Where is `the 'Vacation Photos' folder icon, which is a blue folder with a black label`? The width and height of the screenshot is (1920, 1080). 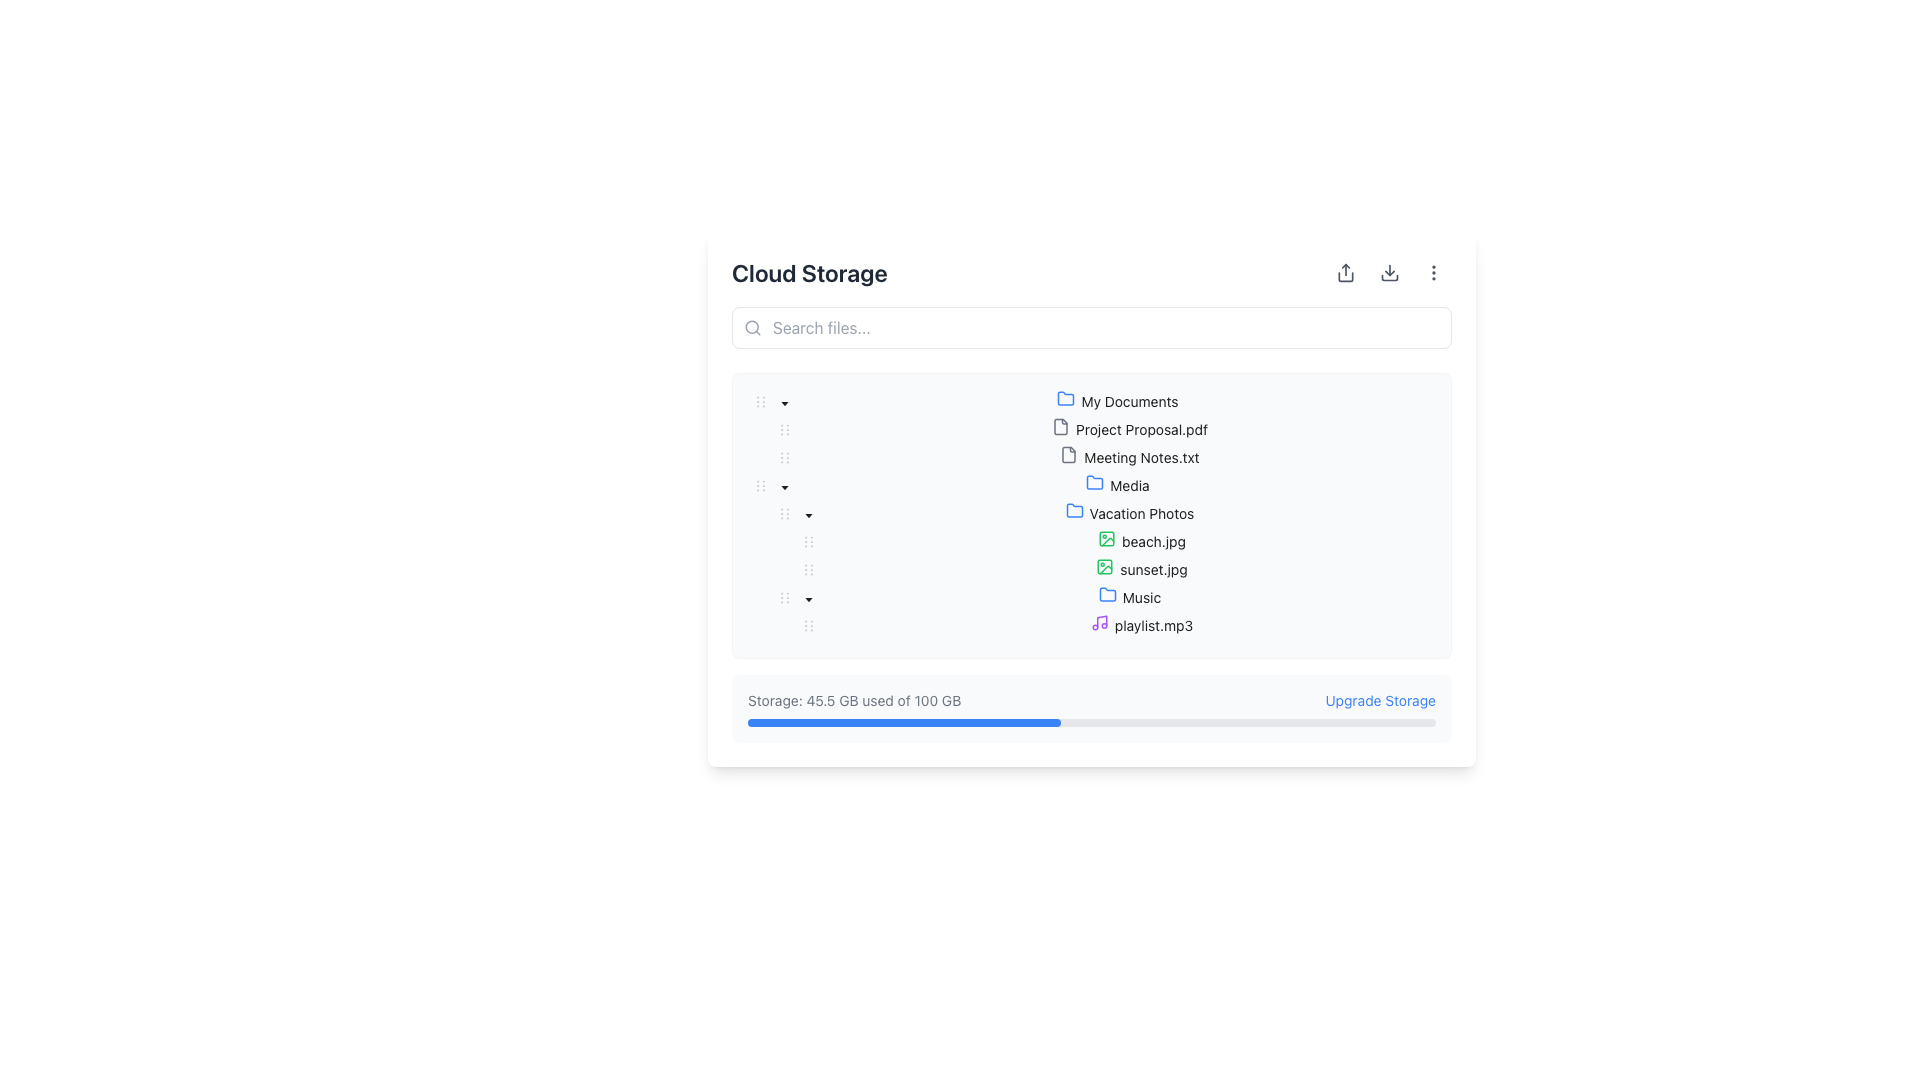
the 'Vacation Photos' folder icon, which is a blue folder with a black label is located at coordinates (1090, 512).